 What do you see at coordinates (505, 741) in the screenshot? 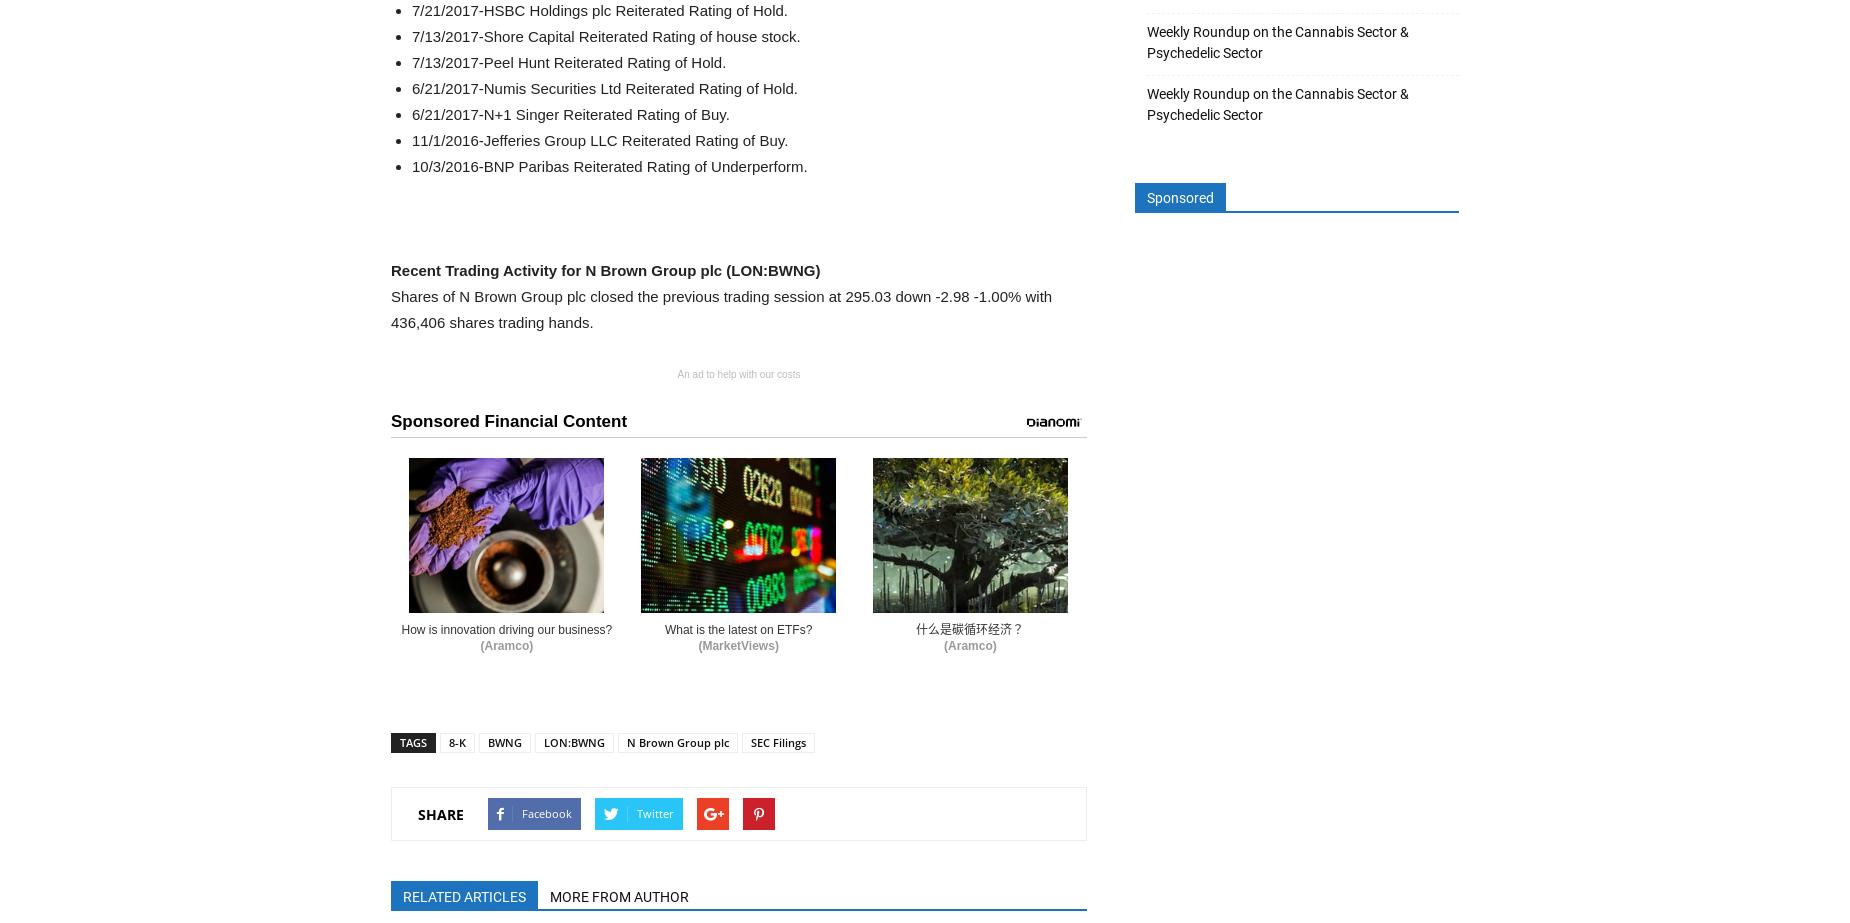
I see `'BWNG'` at bounding box center [505, 741].